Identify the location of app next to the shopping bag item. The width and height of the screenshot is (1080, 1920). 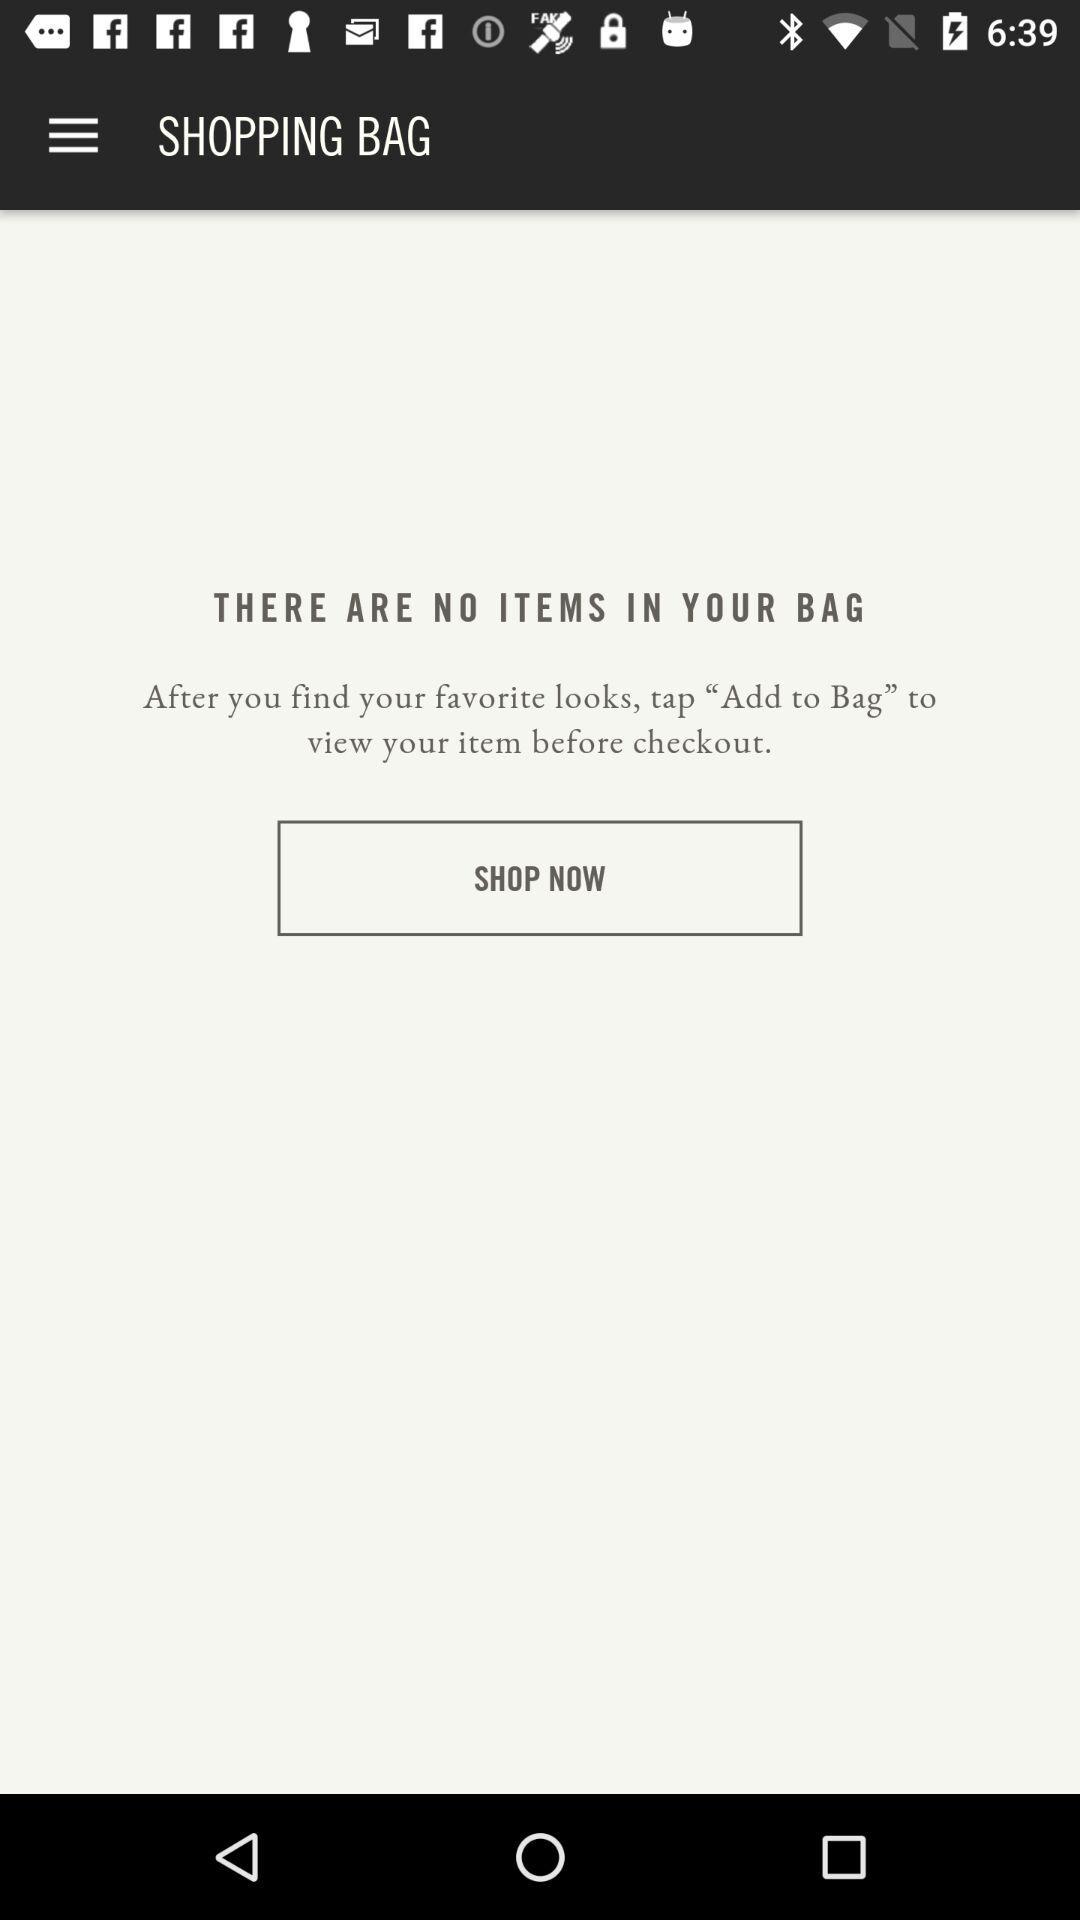
(72, 135).